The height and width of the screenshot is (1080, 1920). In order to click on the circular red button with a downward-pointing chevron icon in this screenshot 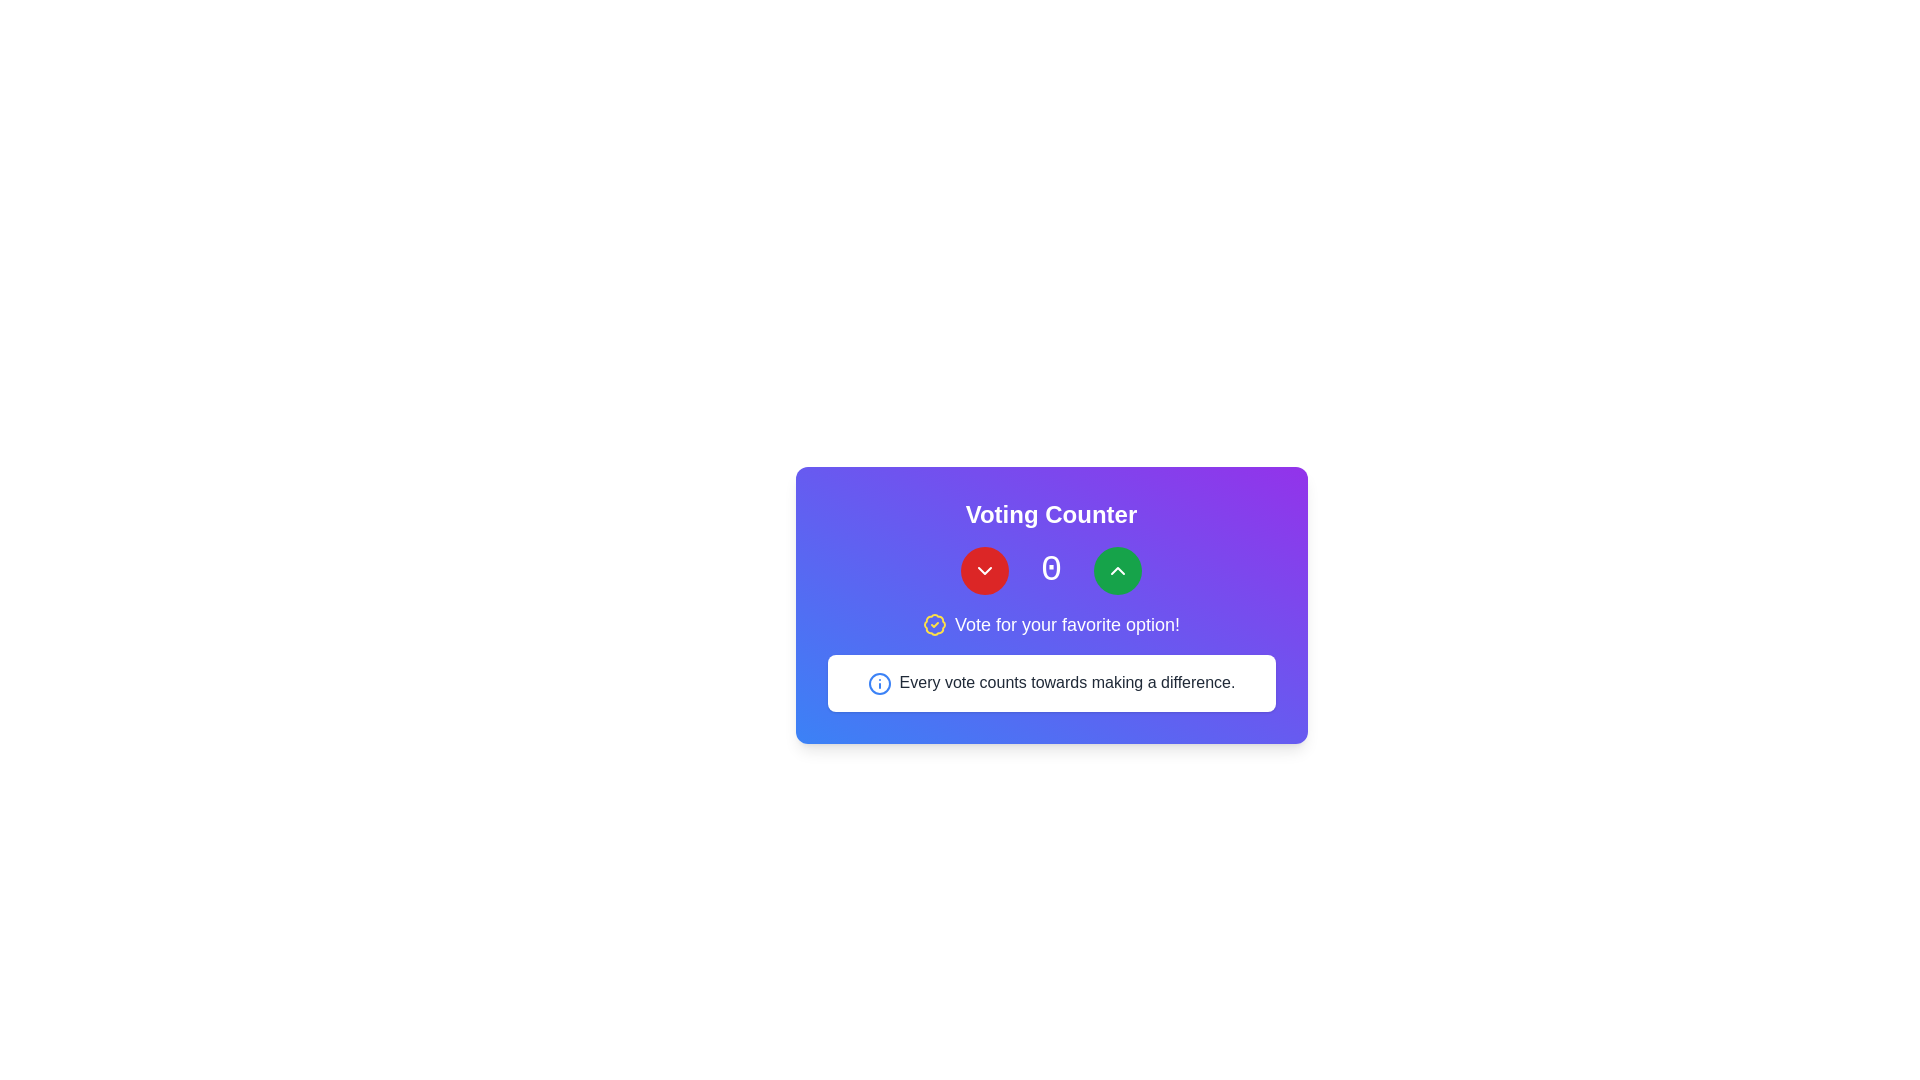, I will do `click(984, 570)`.